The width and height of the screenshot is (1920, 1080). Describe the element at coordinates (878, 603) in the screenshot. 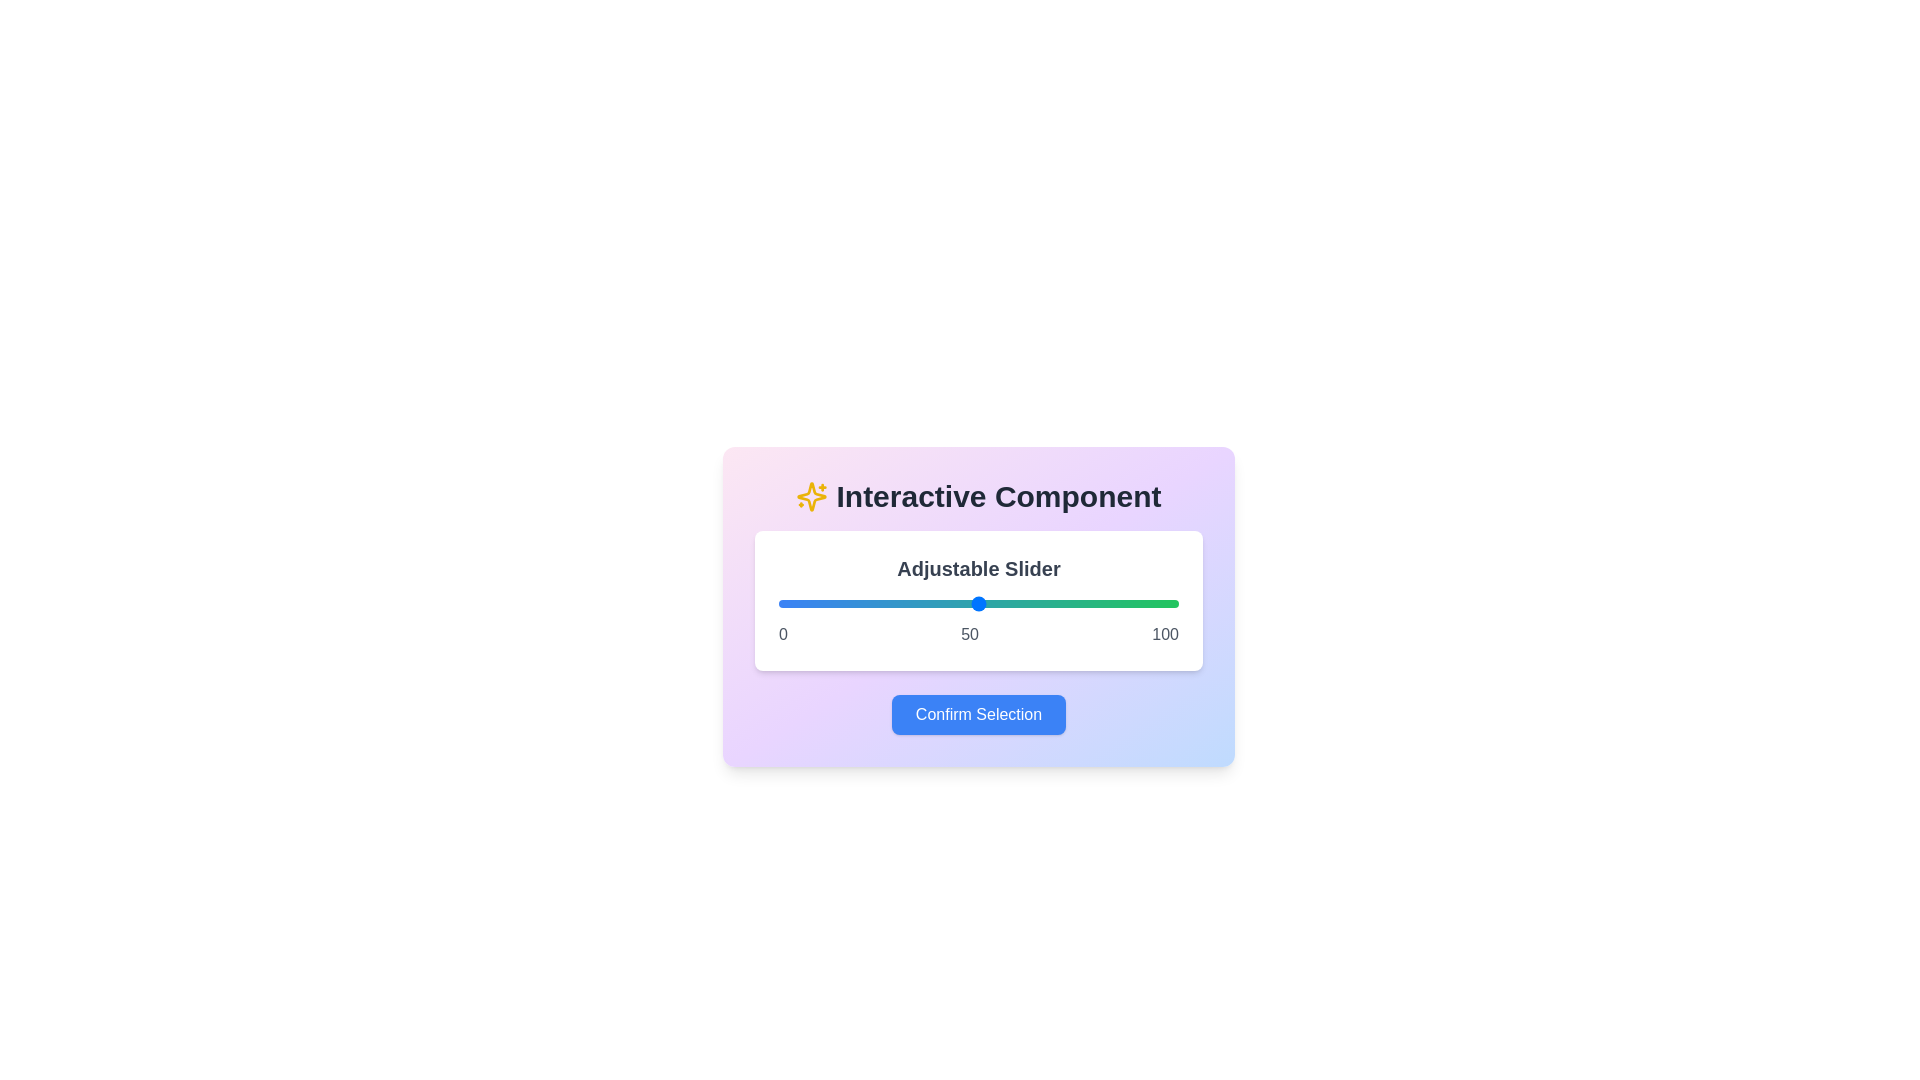

I see `the slider to set its value to 25` at that location.